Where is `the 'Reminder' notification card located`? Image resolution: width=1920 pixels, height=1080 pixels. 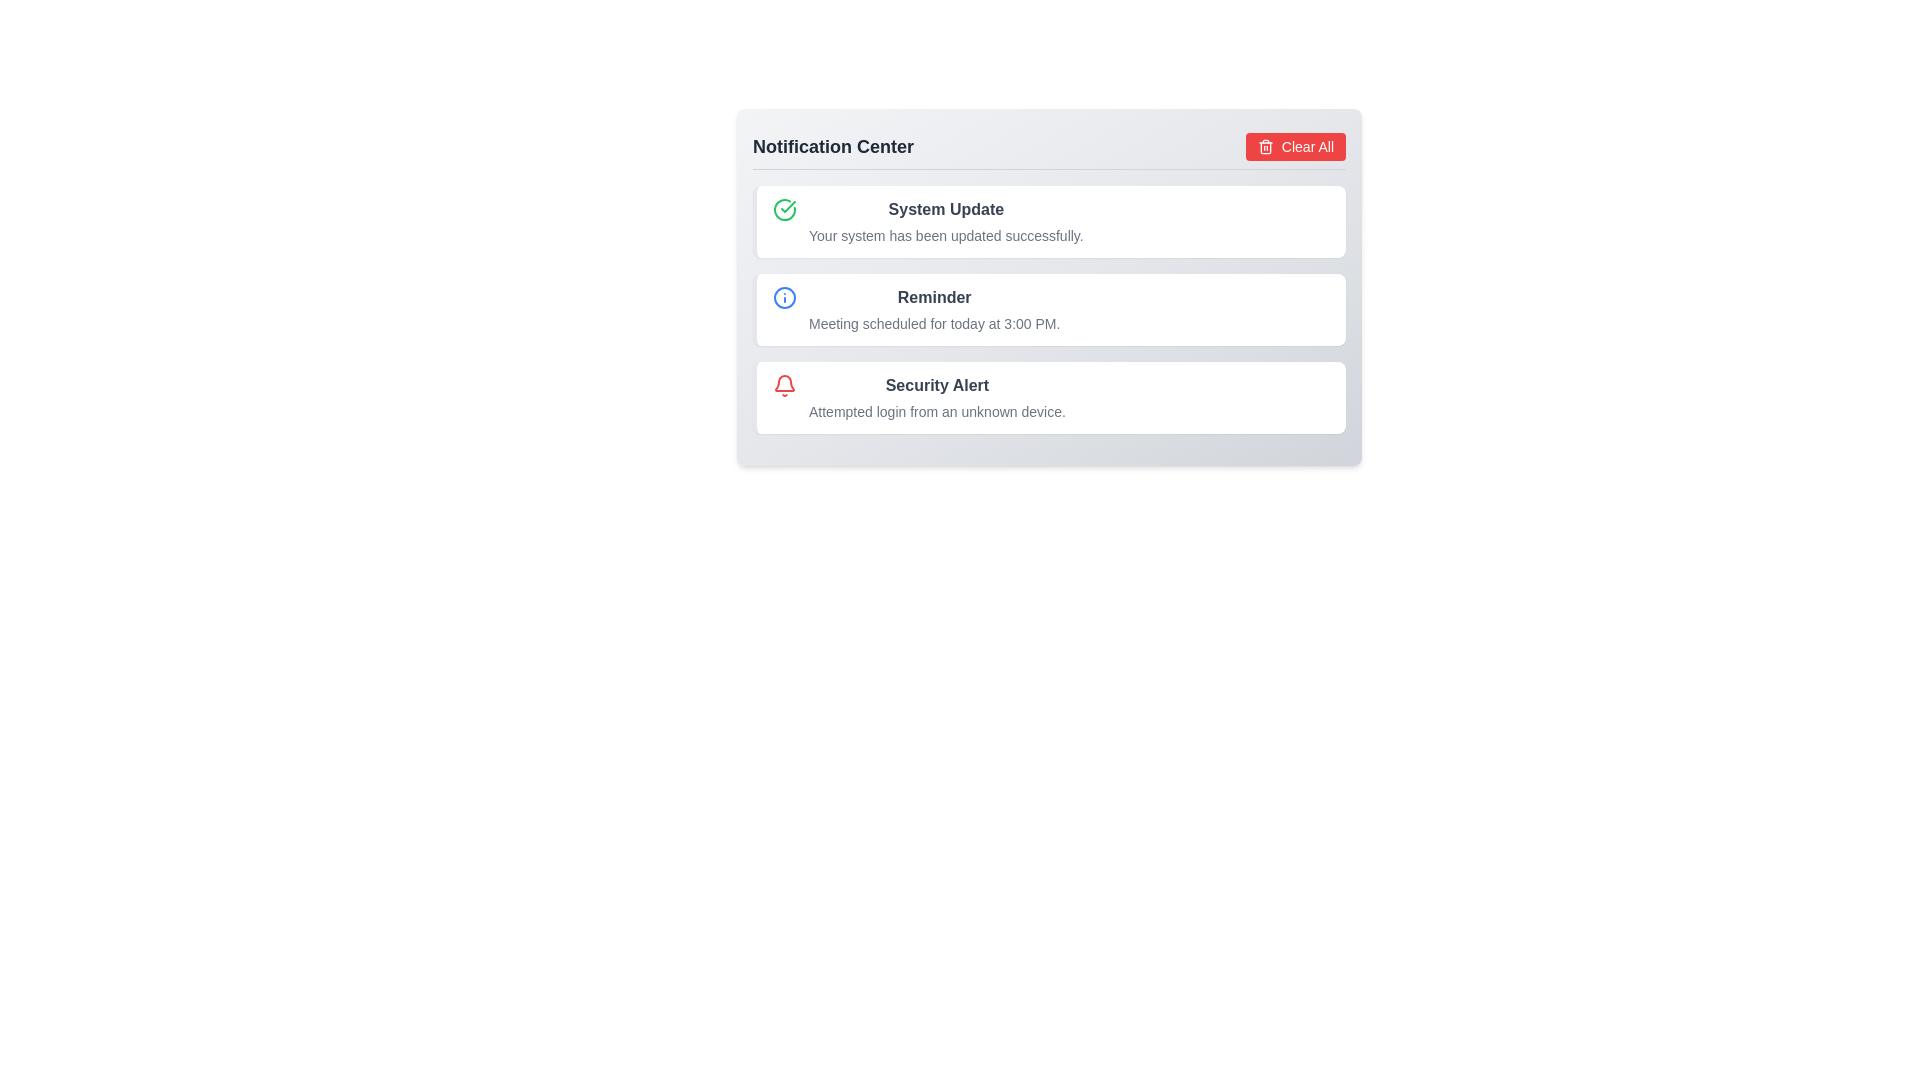 the 'Reminder' notification card located is located at coordinates (1048, 287).